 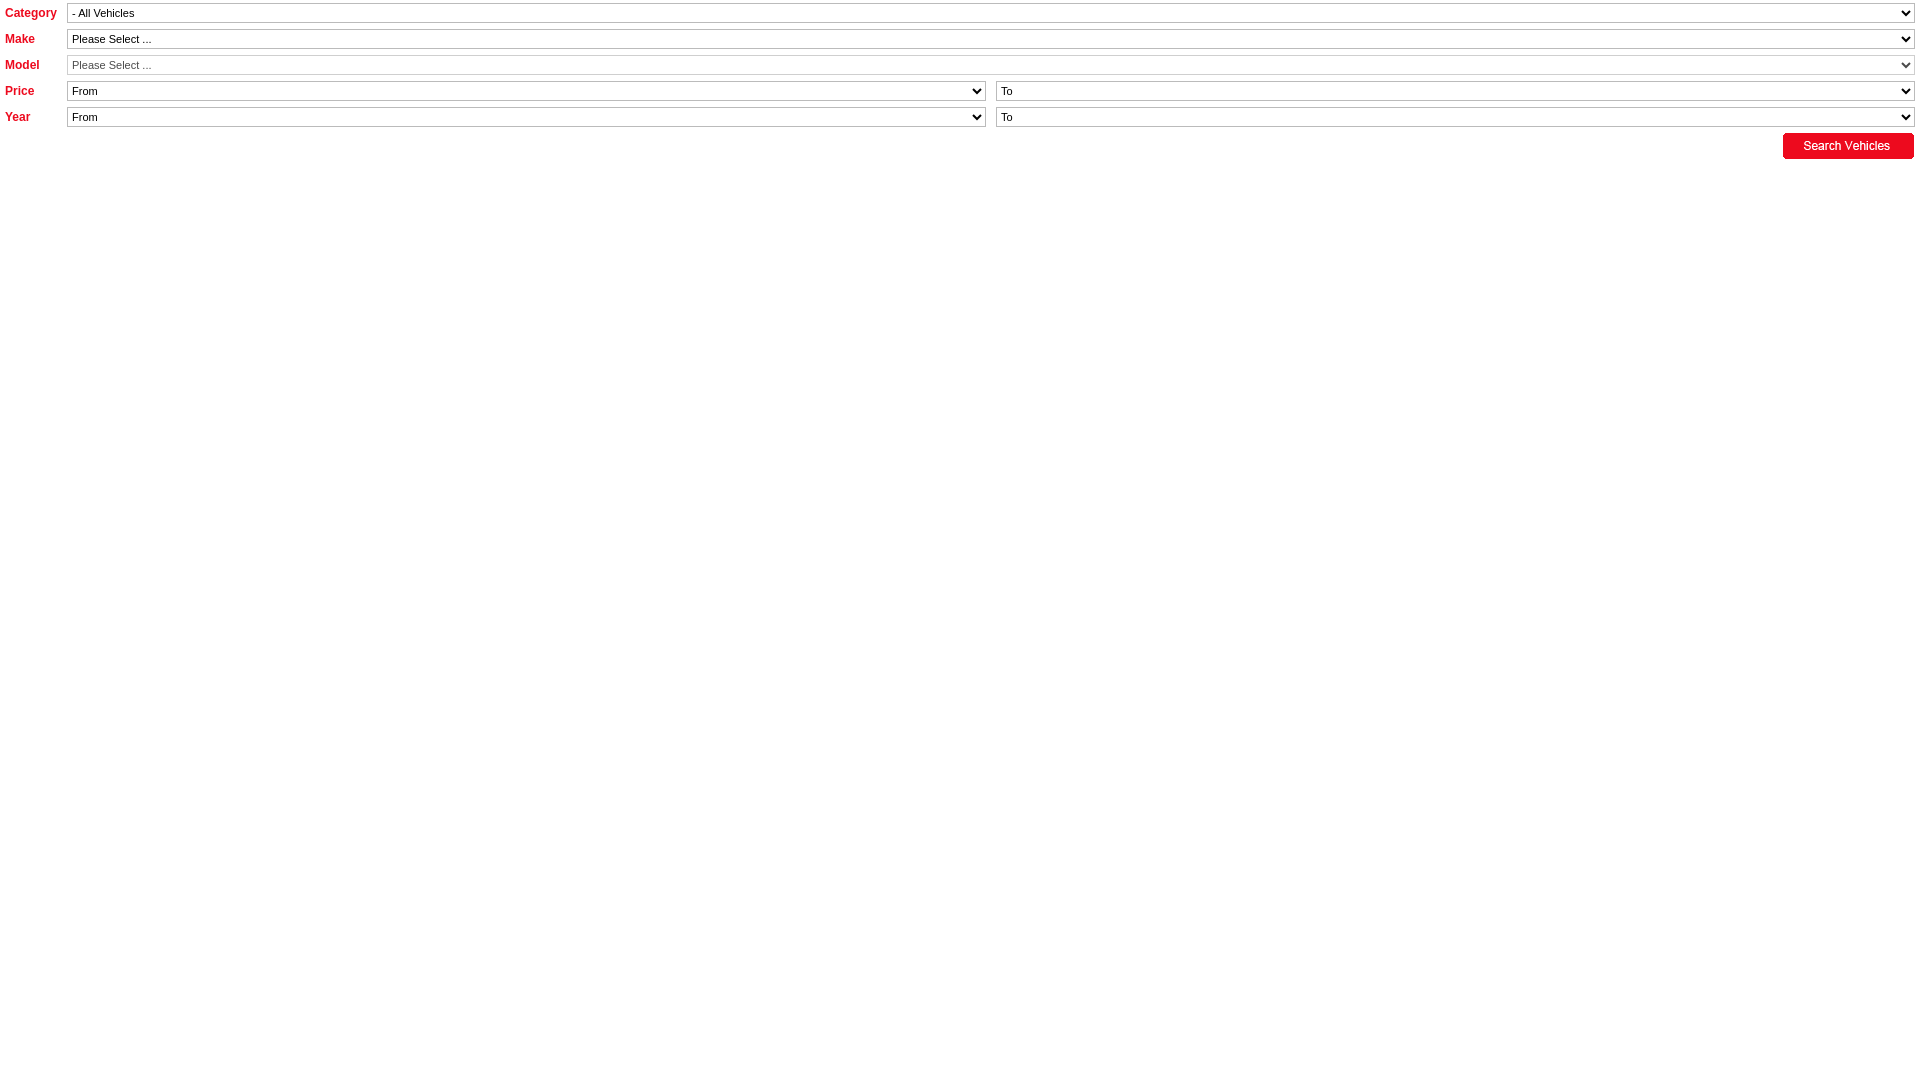 I want to click on 'Search!', so click(x=1847, y=145).